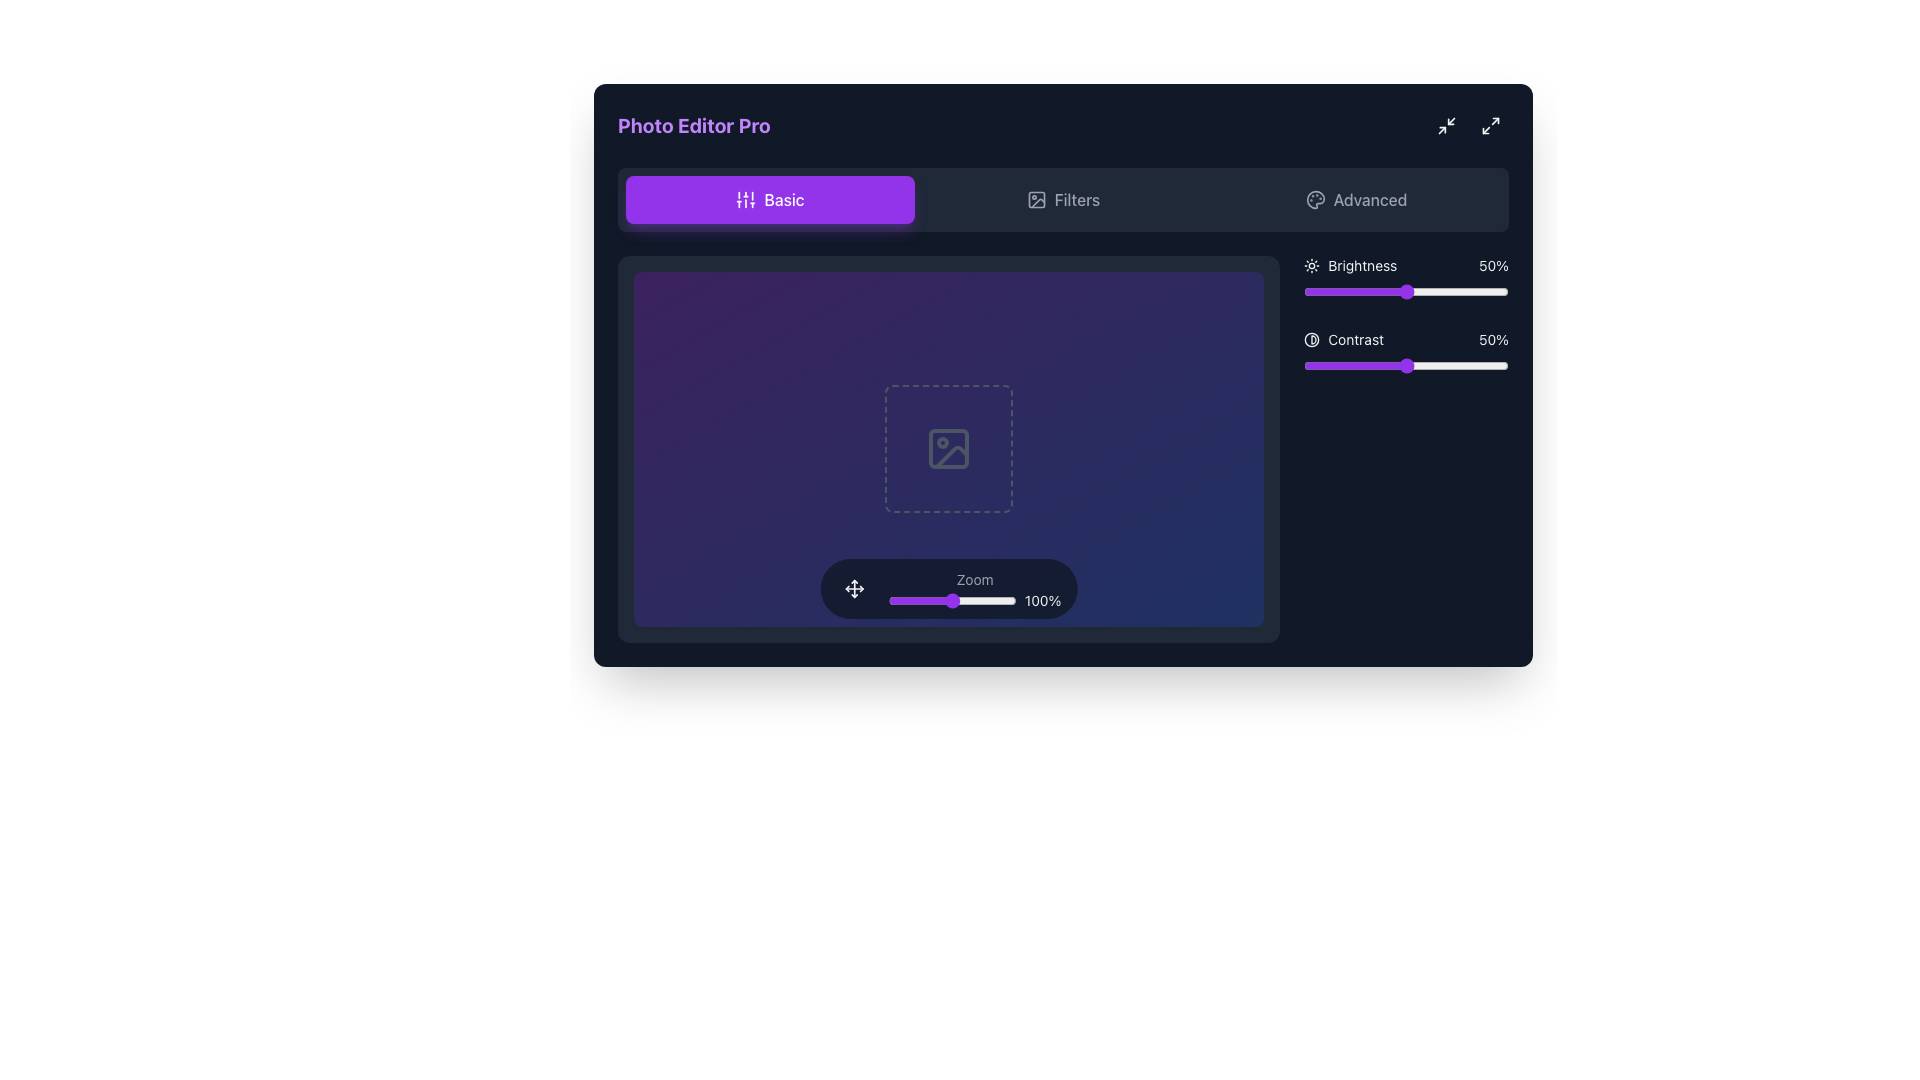 The image size is (1920, 1080). What do you see at coordinates (1453, 366) in the screenshot?
I see `the slider` at bounding box center [1453, 366].